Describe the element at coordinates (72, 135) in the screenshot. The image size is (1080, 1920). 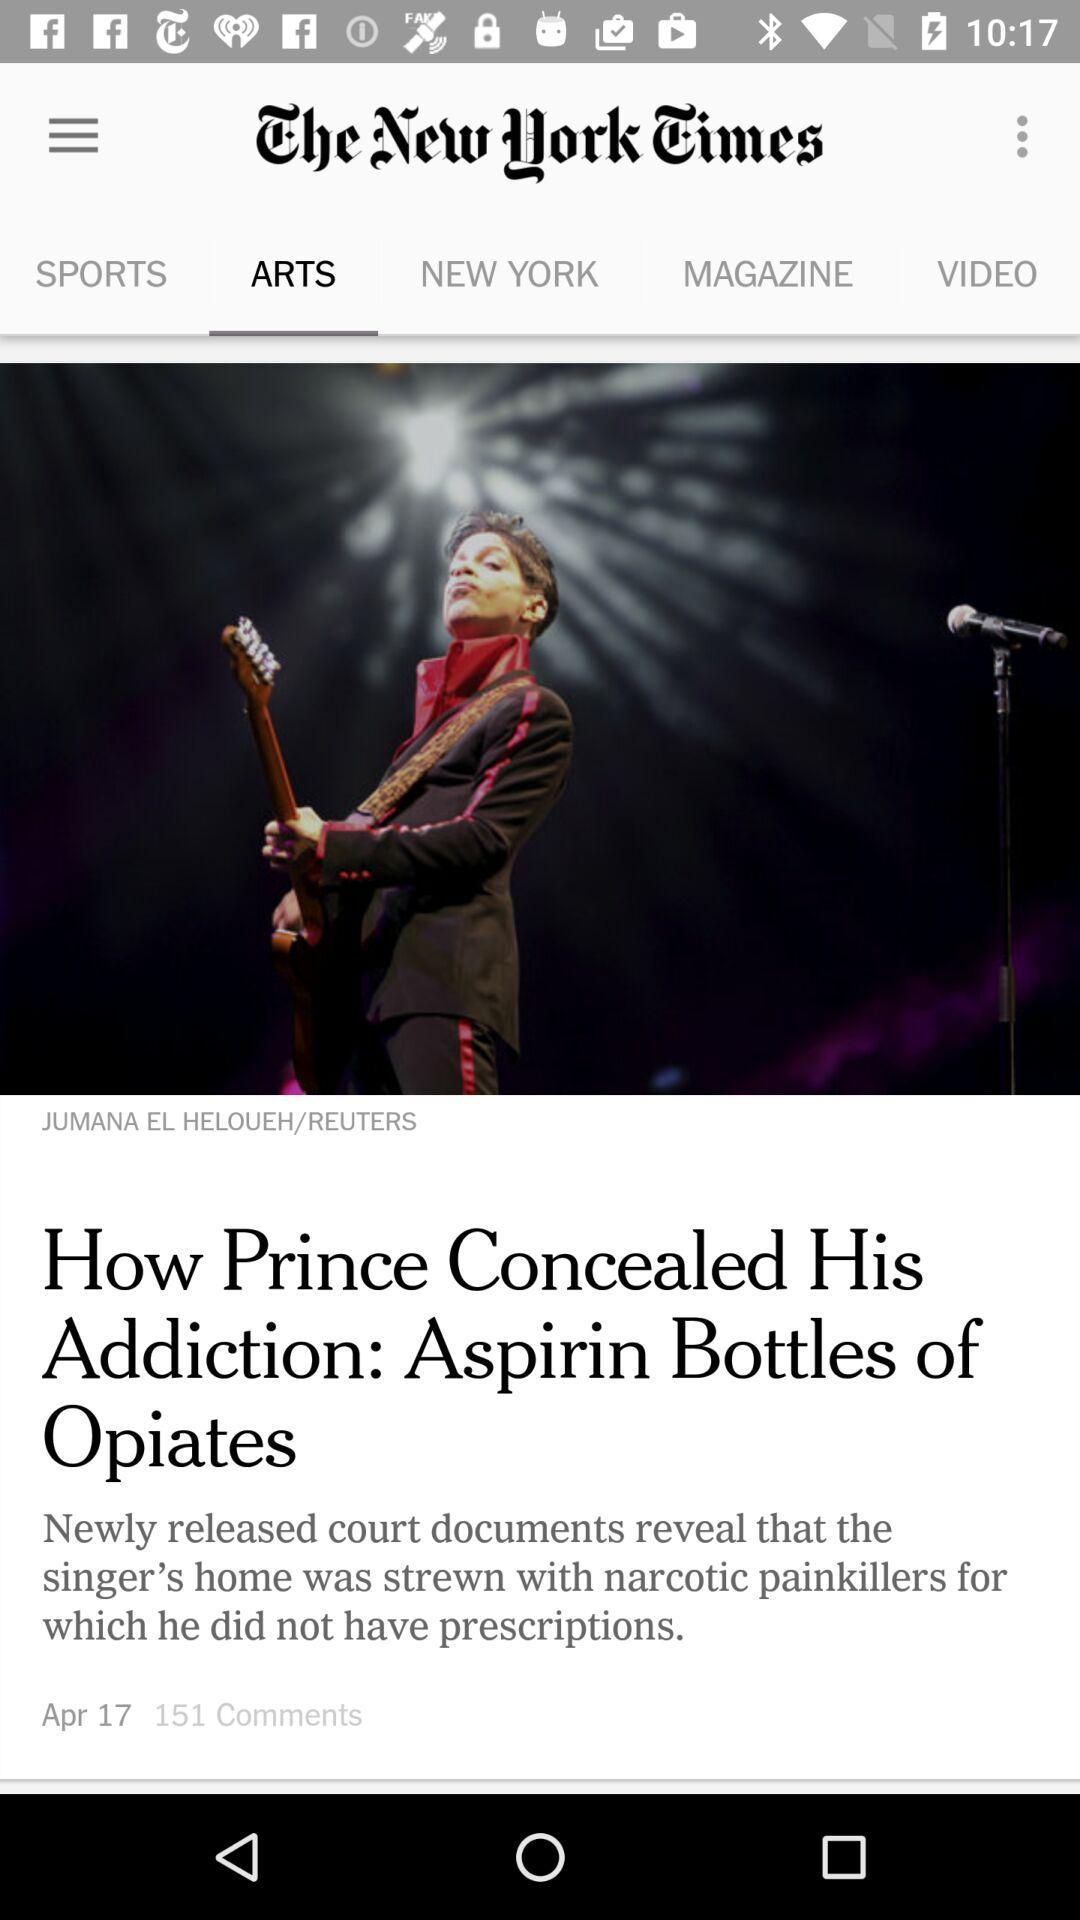
I see `the icon to the left of arts icon` at that location.